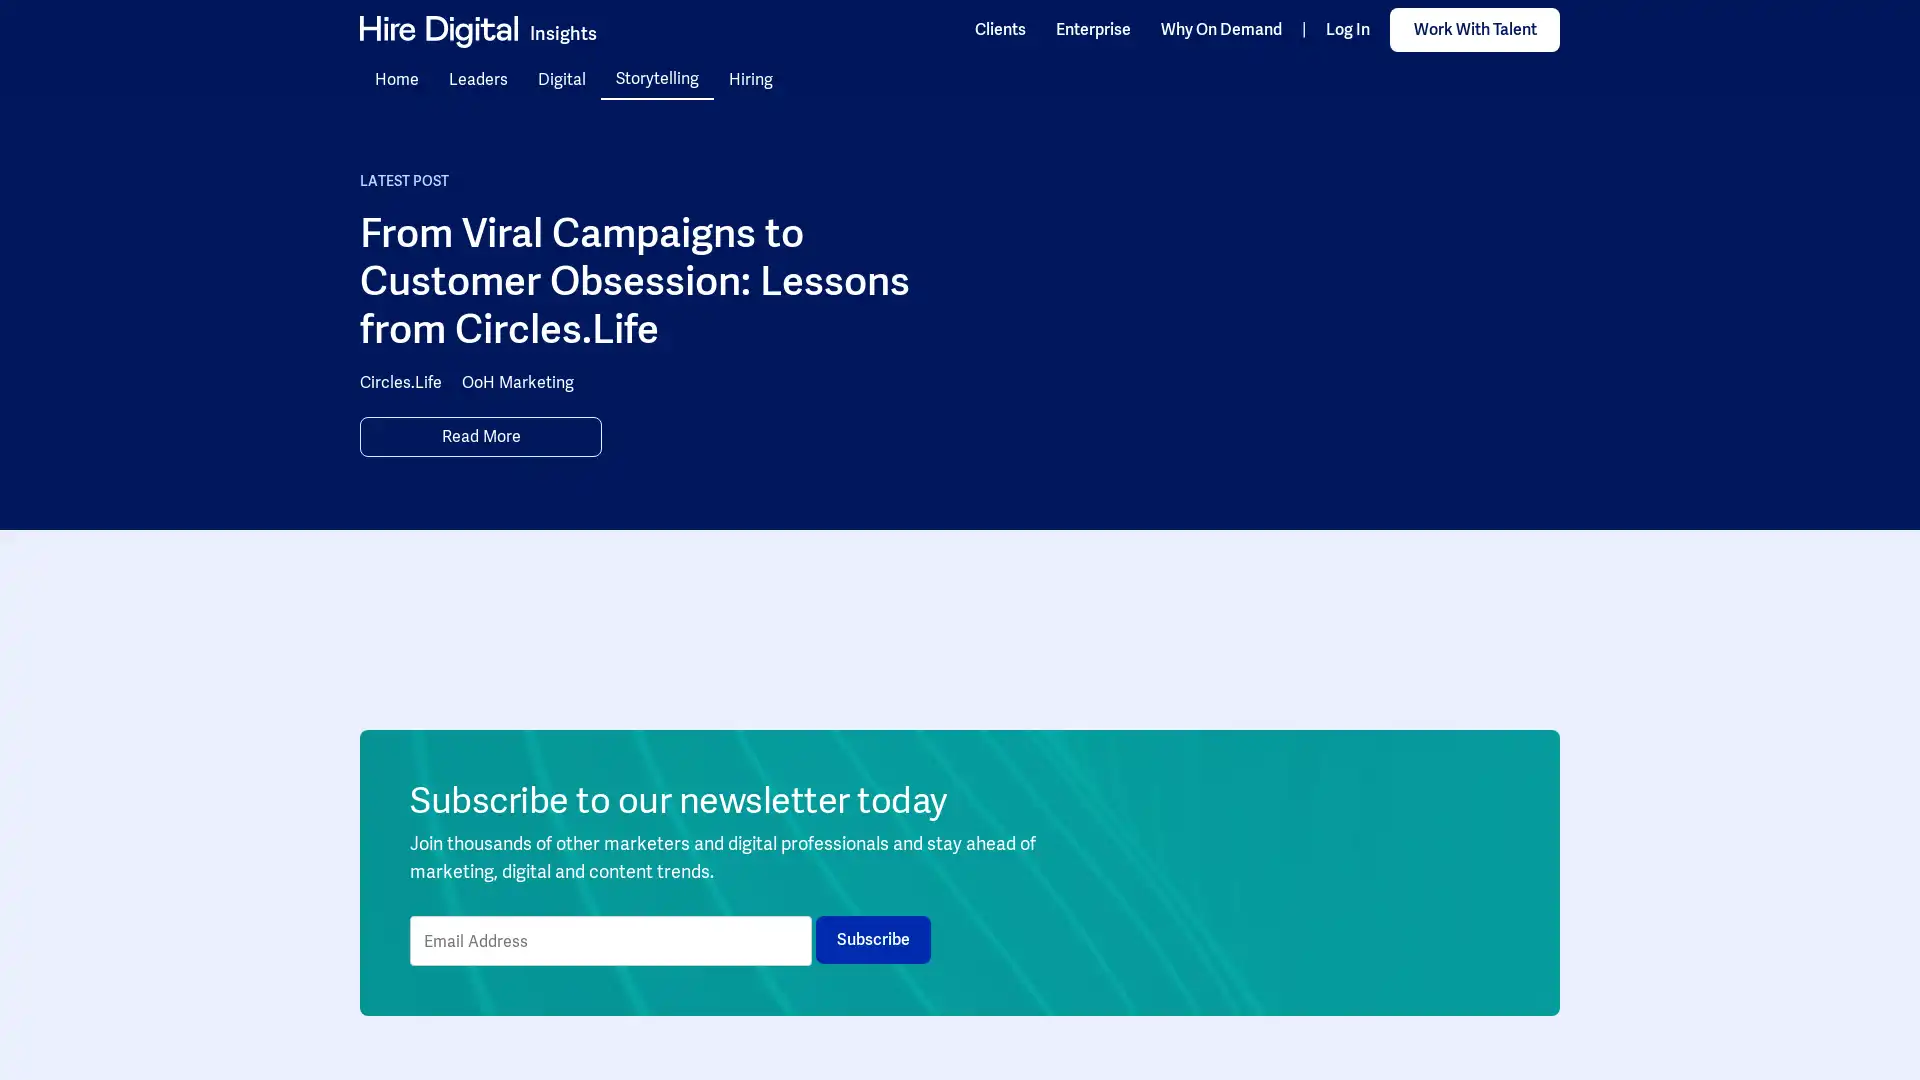  I want to click on Subscribe, so click(873, 940).